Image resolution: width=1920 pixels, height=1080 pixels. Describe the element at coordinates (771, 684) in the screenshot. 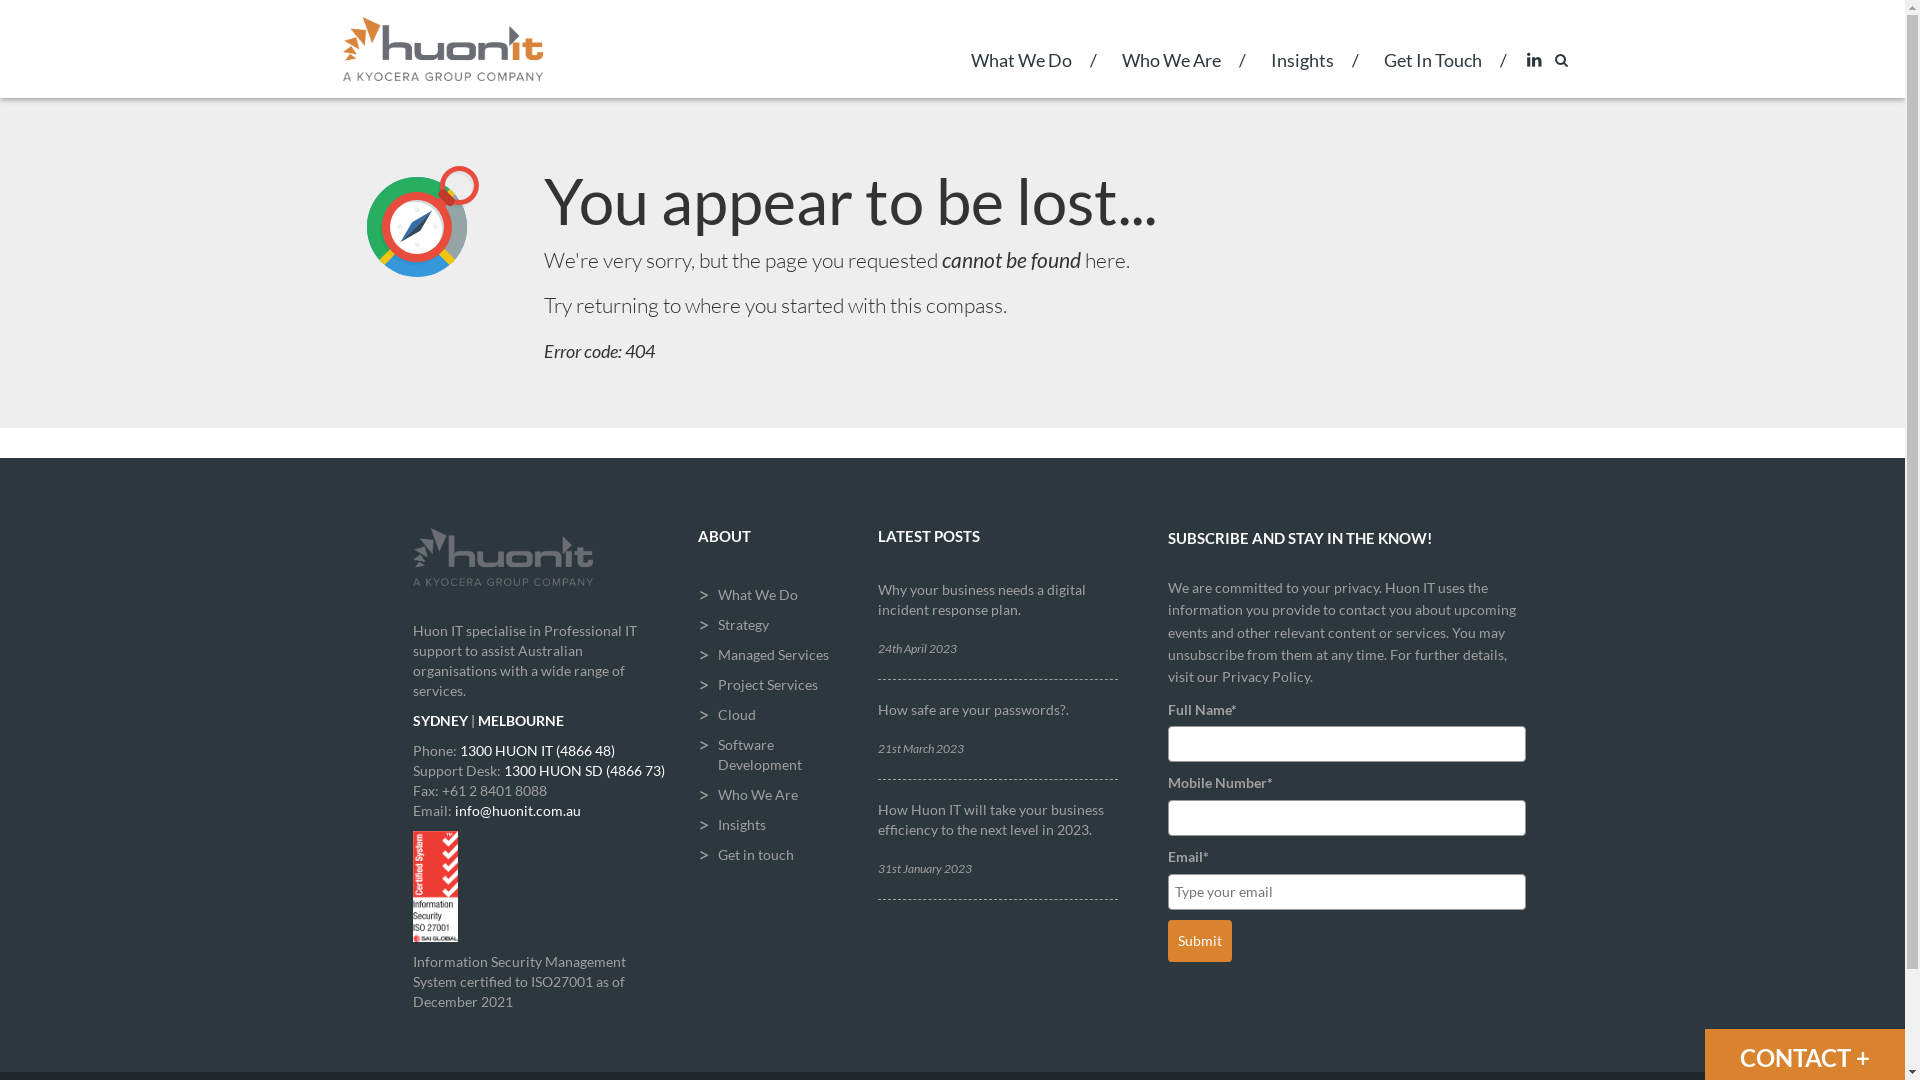

I see `'Project Services'` at that location.